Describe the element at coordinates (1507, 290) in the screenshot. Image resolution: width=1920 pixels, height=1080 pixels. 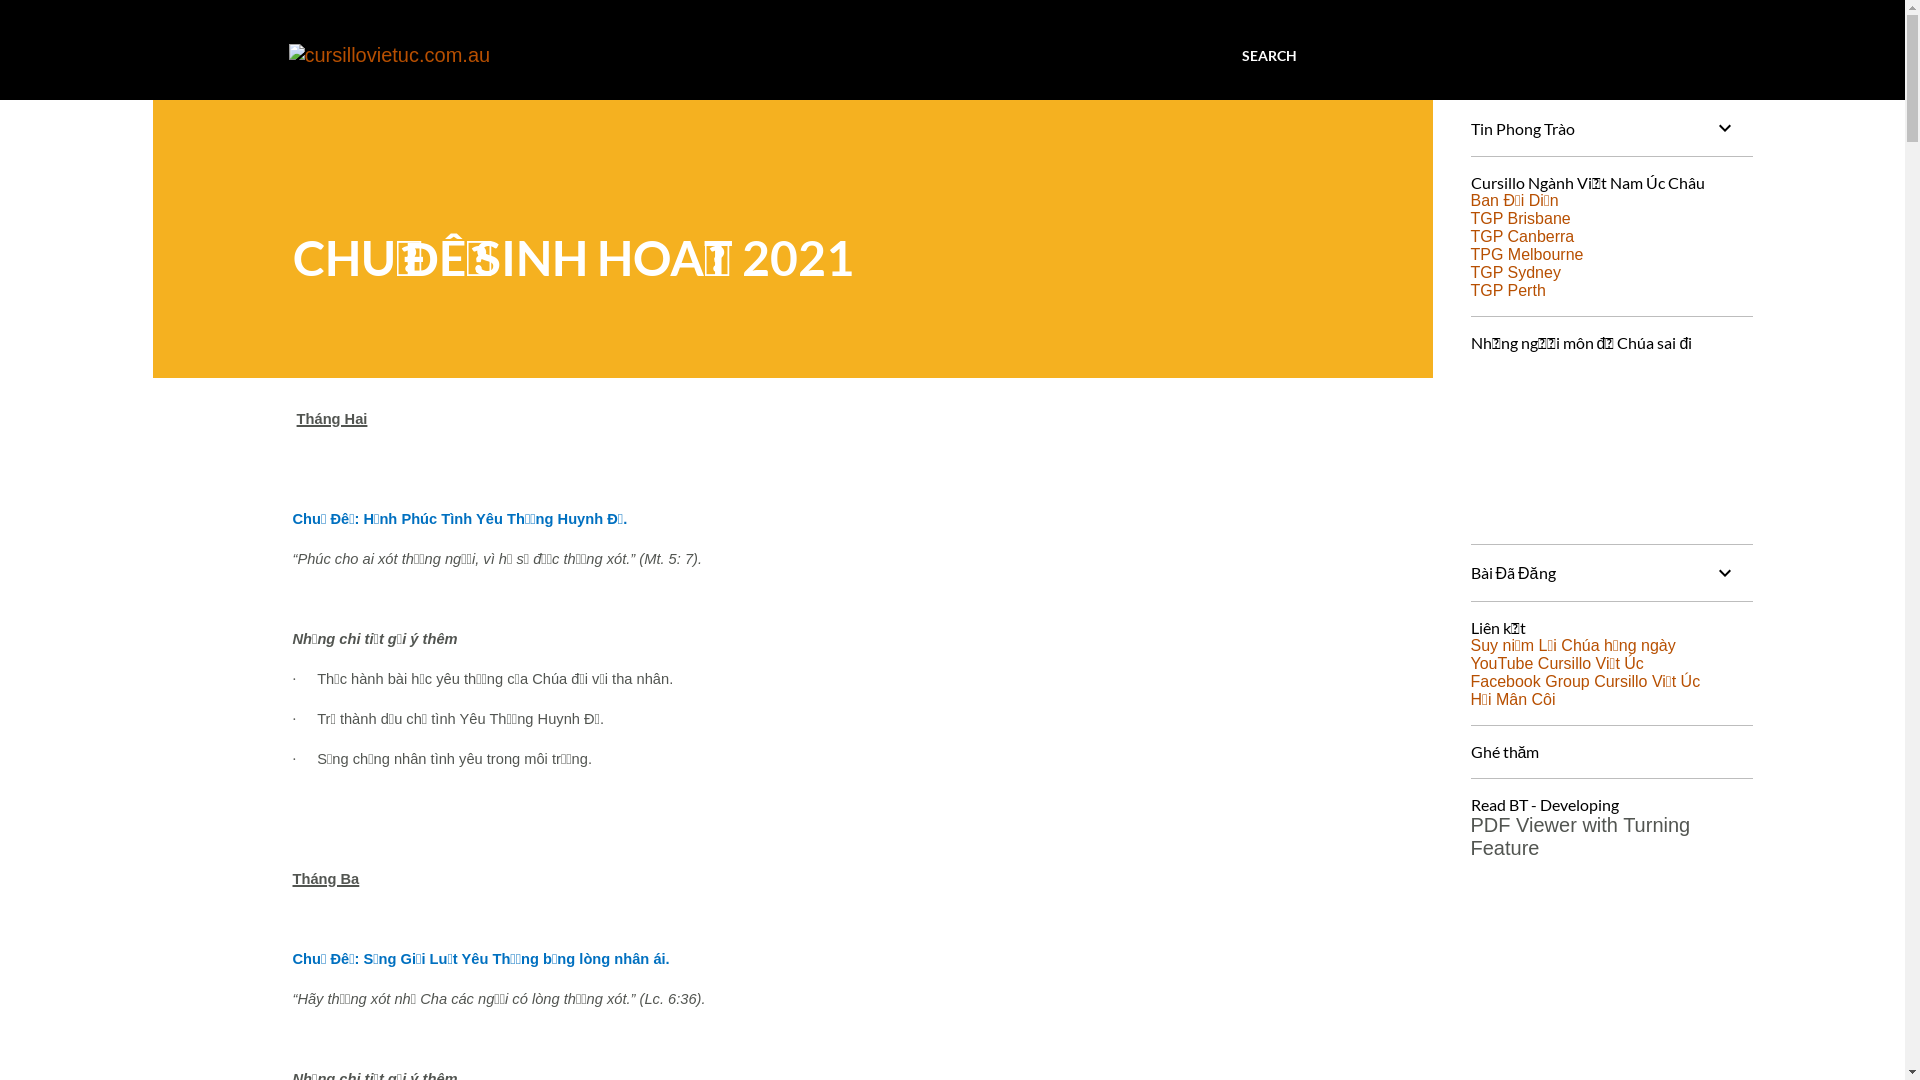
I see `'TGP Perth'` at that location.